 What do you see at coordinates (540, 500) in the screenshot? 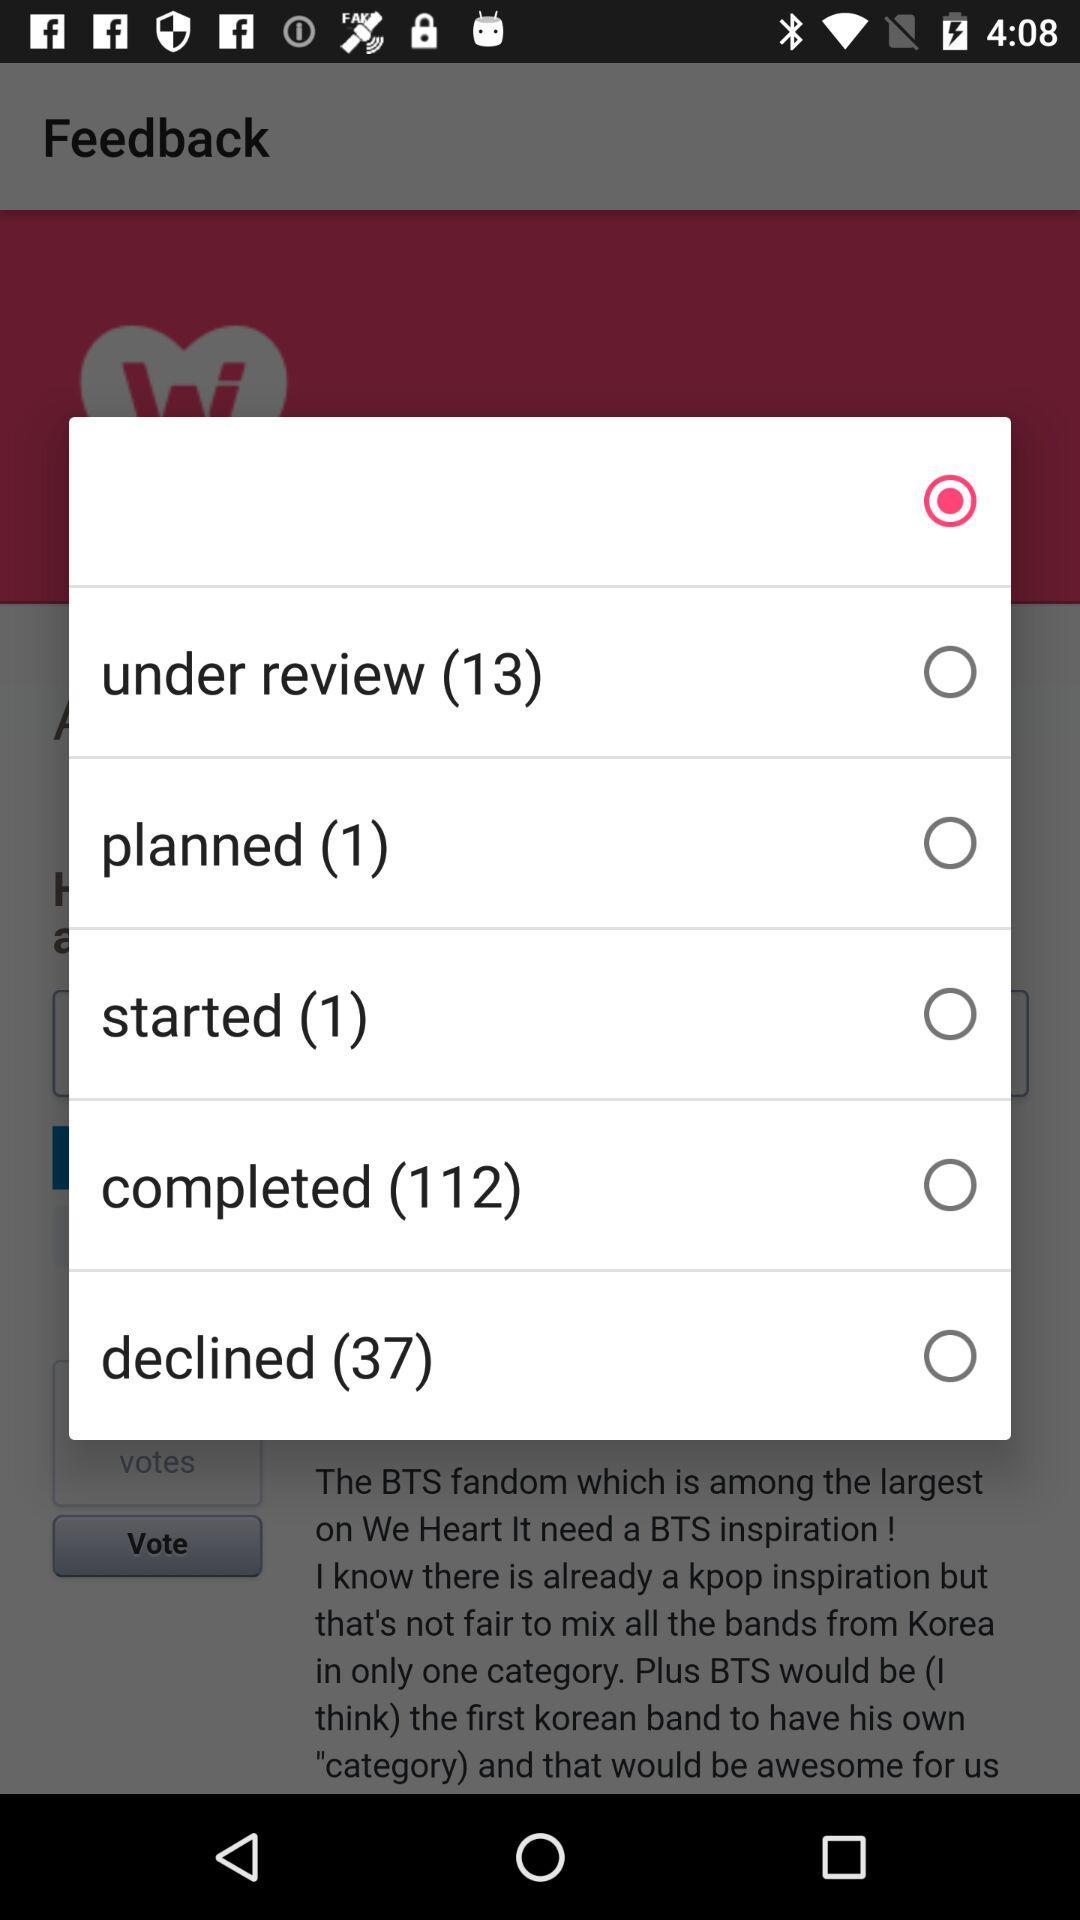
I see `the item at the top` at bounding box center [540, 500].